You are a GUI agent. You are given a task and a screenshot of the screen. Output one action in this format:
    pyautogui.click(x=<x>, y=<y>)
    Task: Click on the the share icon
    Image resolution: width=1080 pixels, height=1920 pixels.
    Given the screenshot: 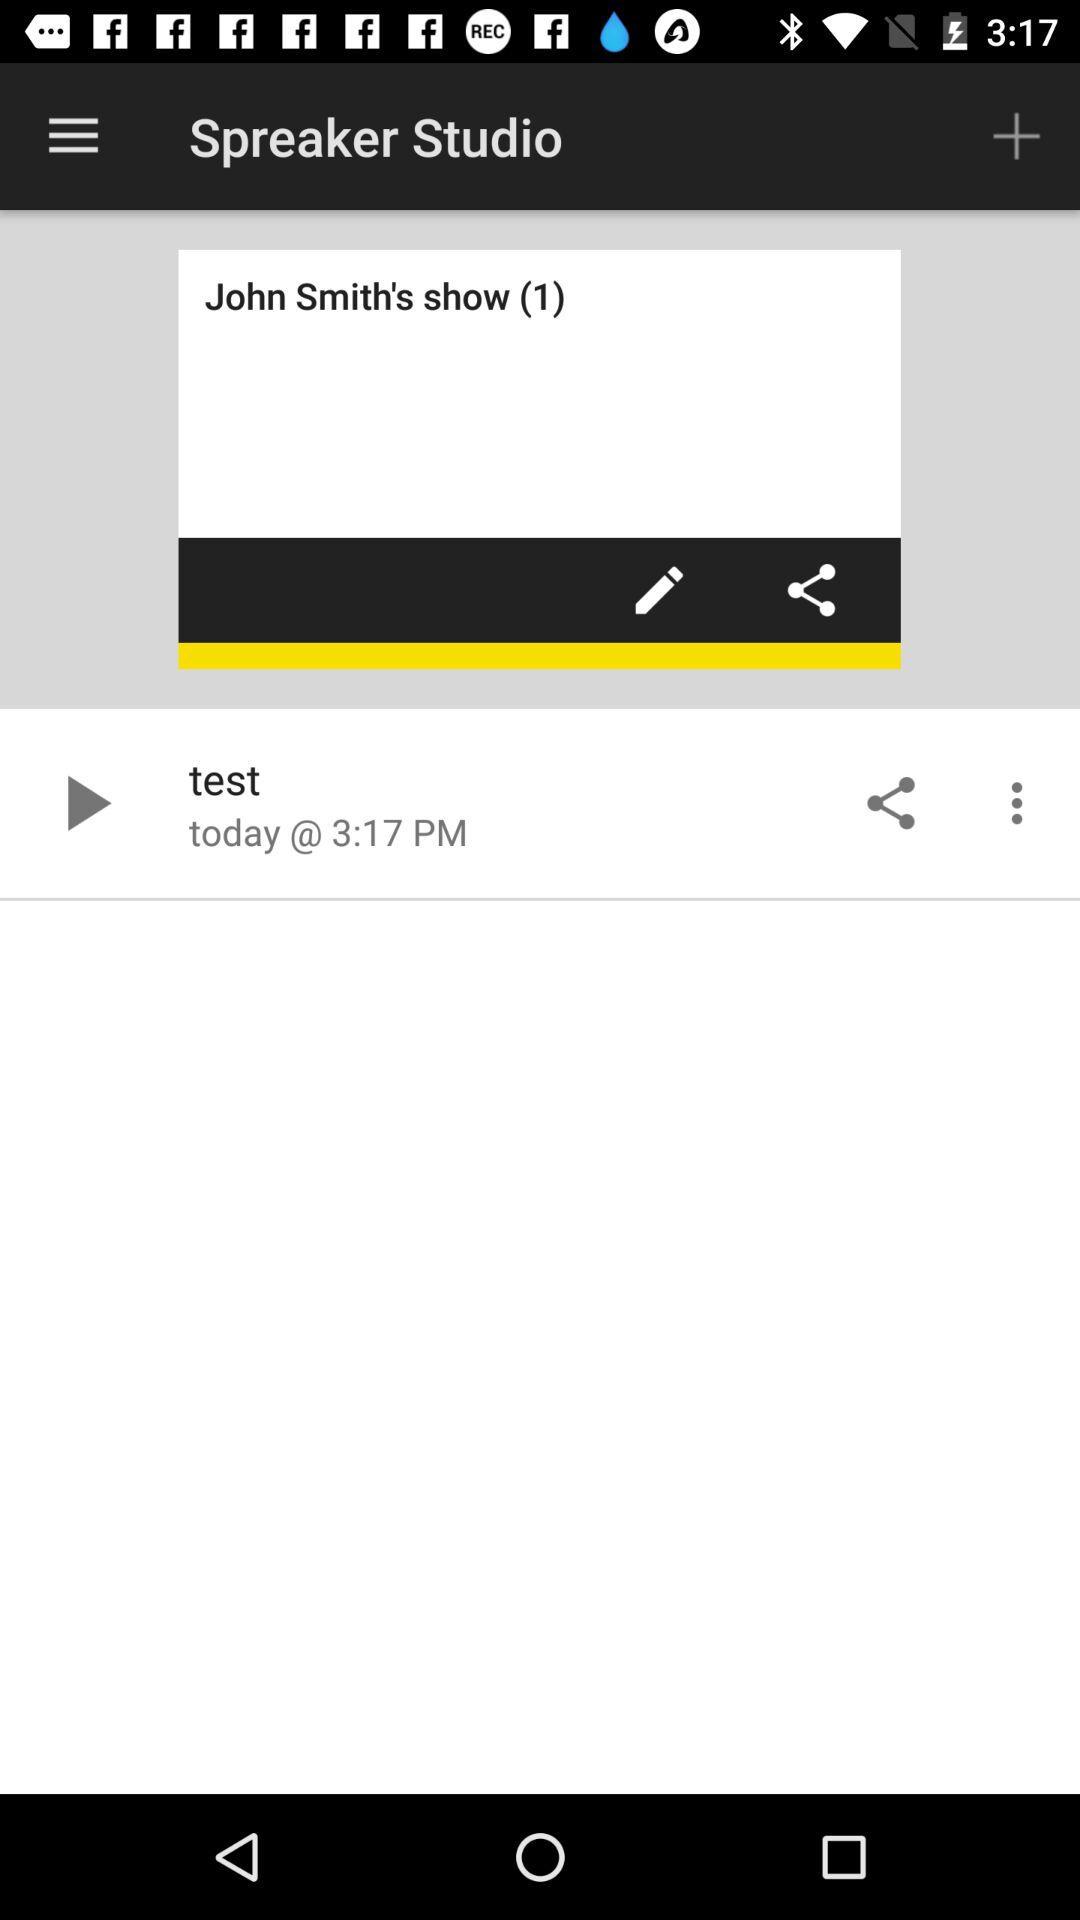 What is the action you would take?
    pyautogui.click(x=811, y=589)
    